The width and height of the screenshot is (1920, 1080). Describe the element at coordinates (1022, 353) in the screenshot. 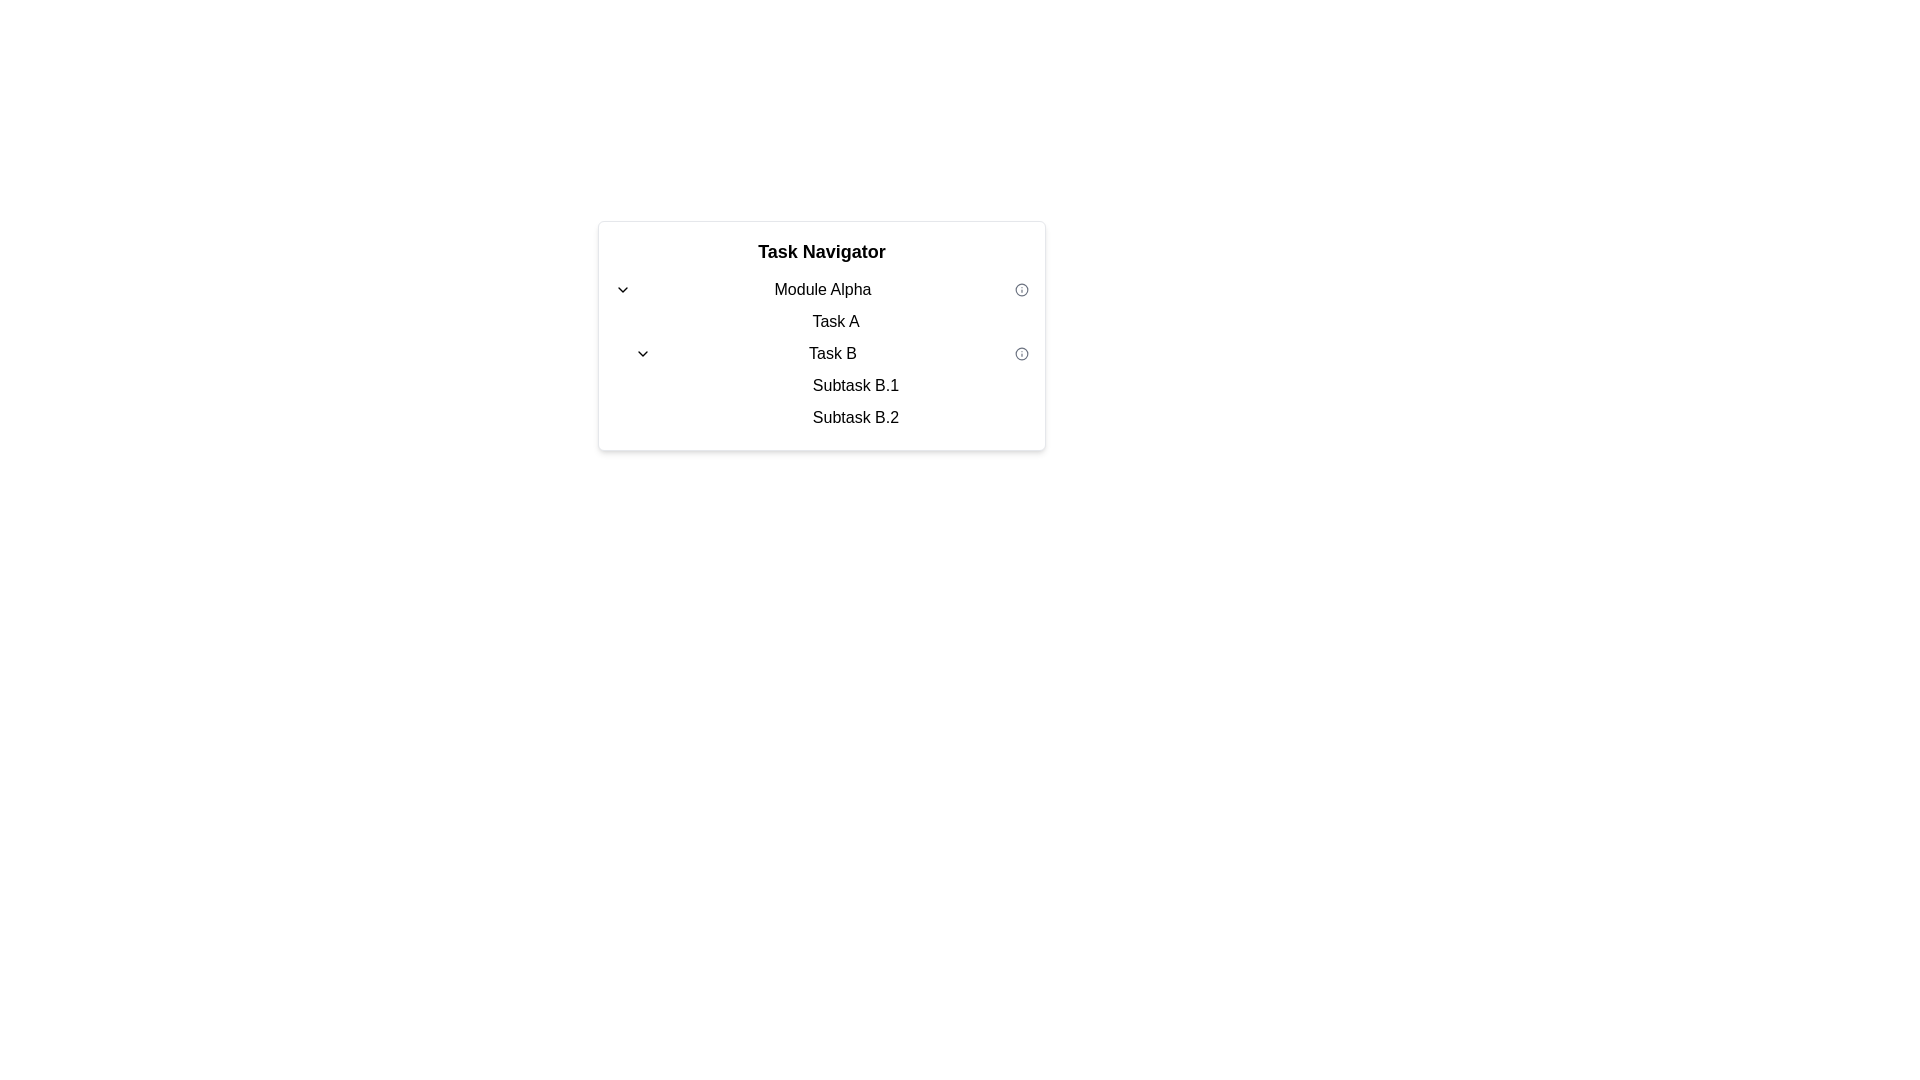

I see `the small, circular gray information icon located to the right of the text 'Task B' in the task navigation section` at that location.